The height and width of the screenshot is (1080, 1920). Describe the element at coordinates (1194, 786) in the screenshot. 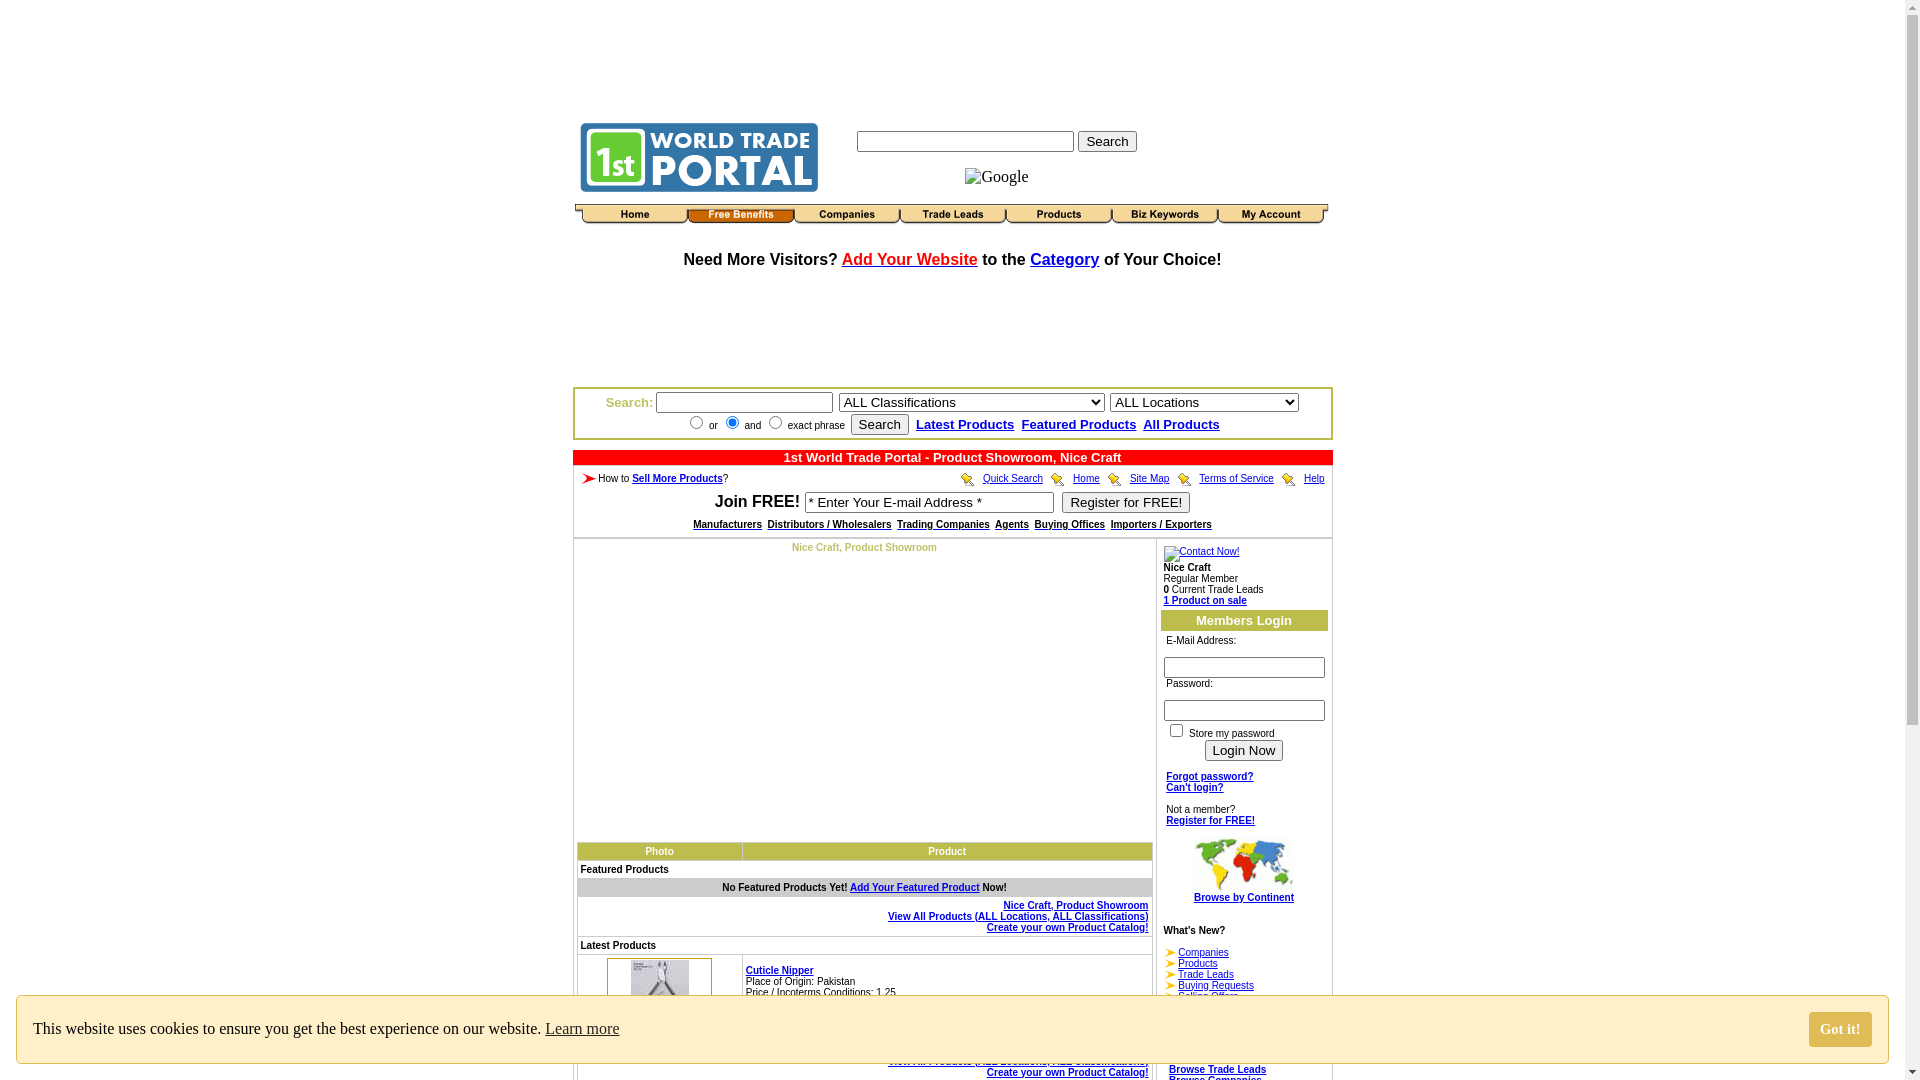

I see `'Can't login?'` at that location.